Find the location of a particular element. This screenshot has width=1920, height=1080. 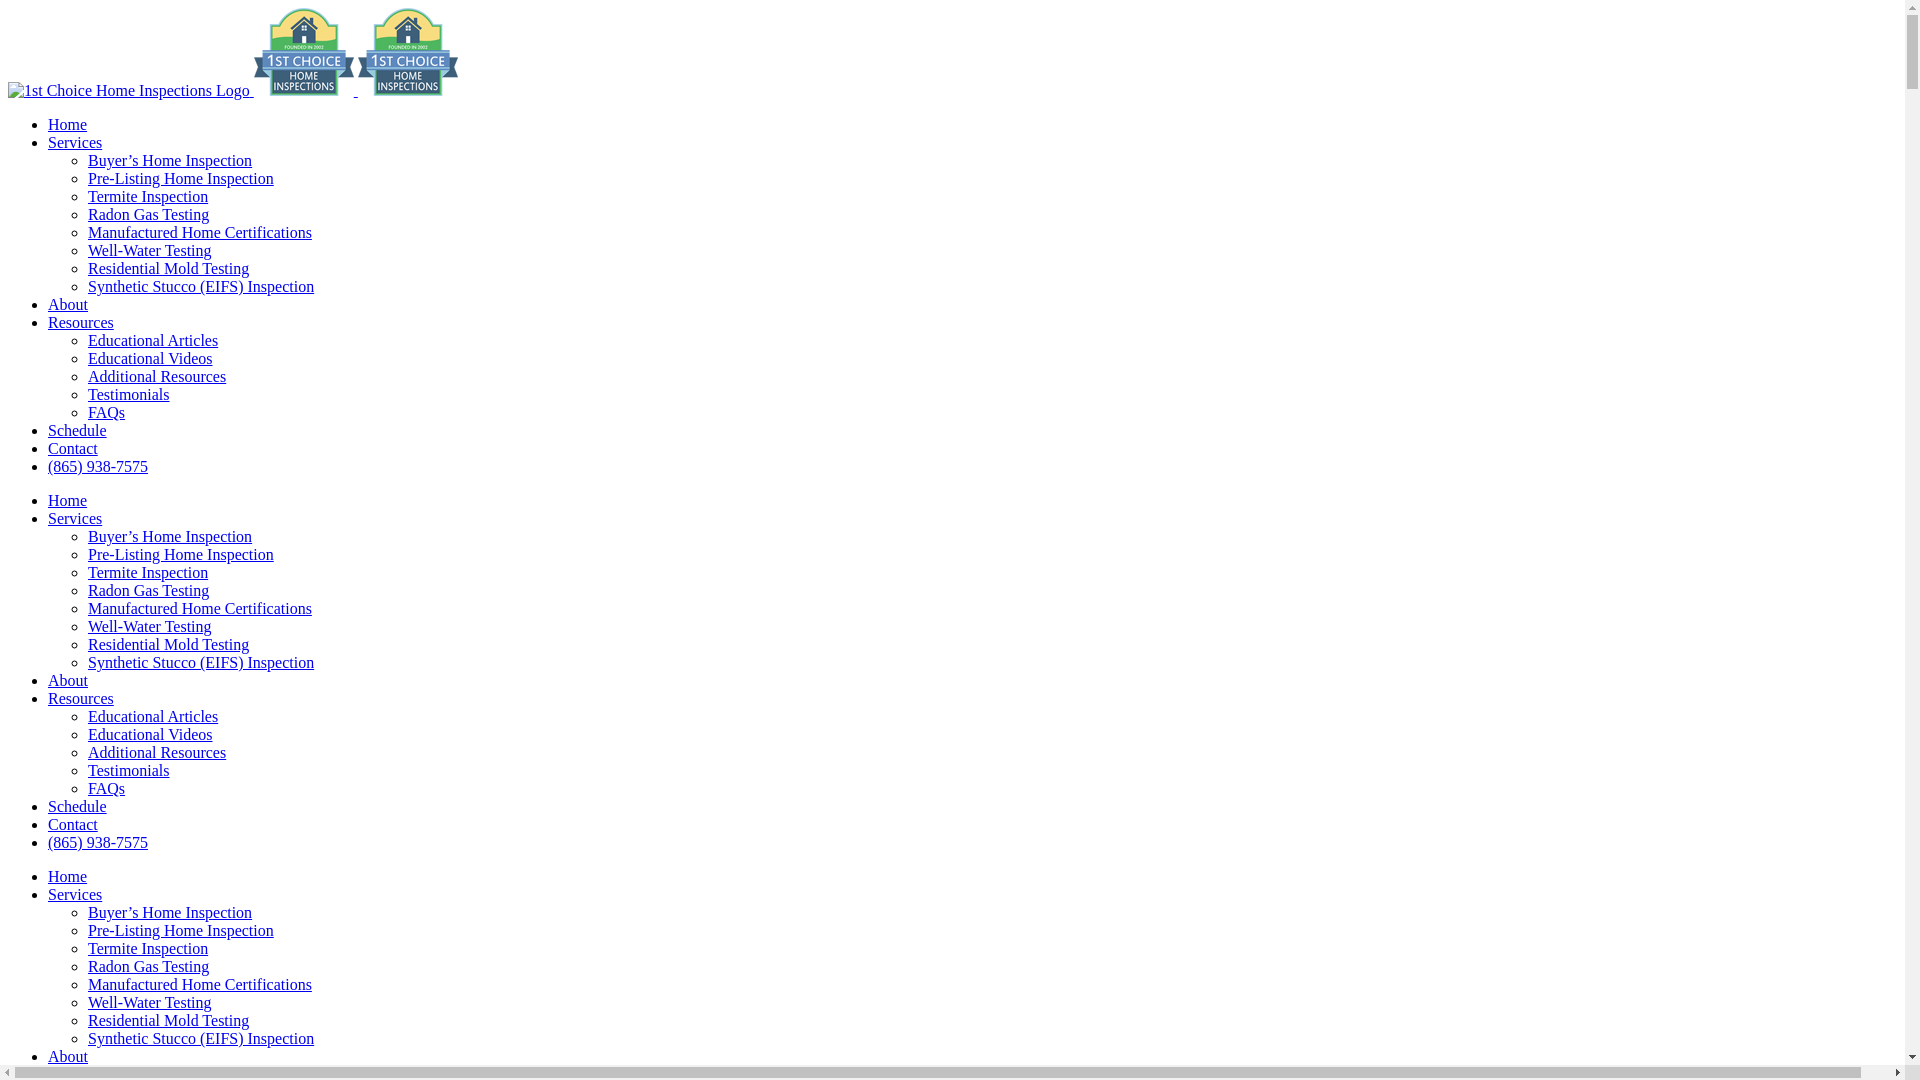

'Residential Mold Testing' is located at coordinates (168, 267).